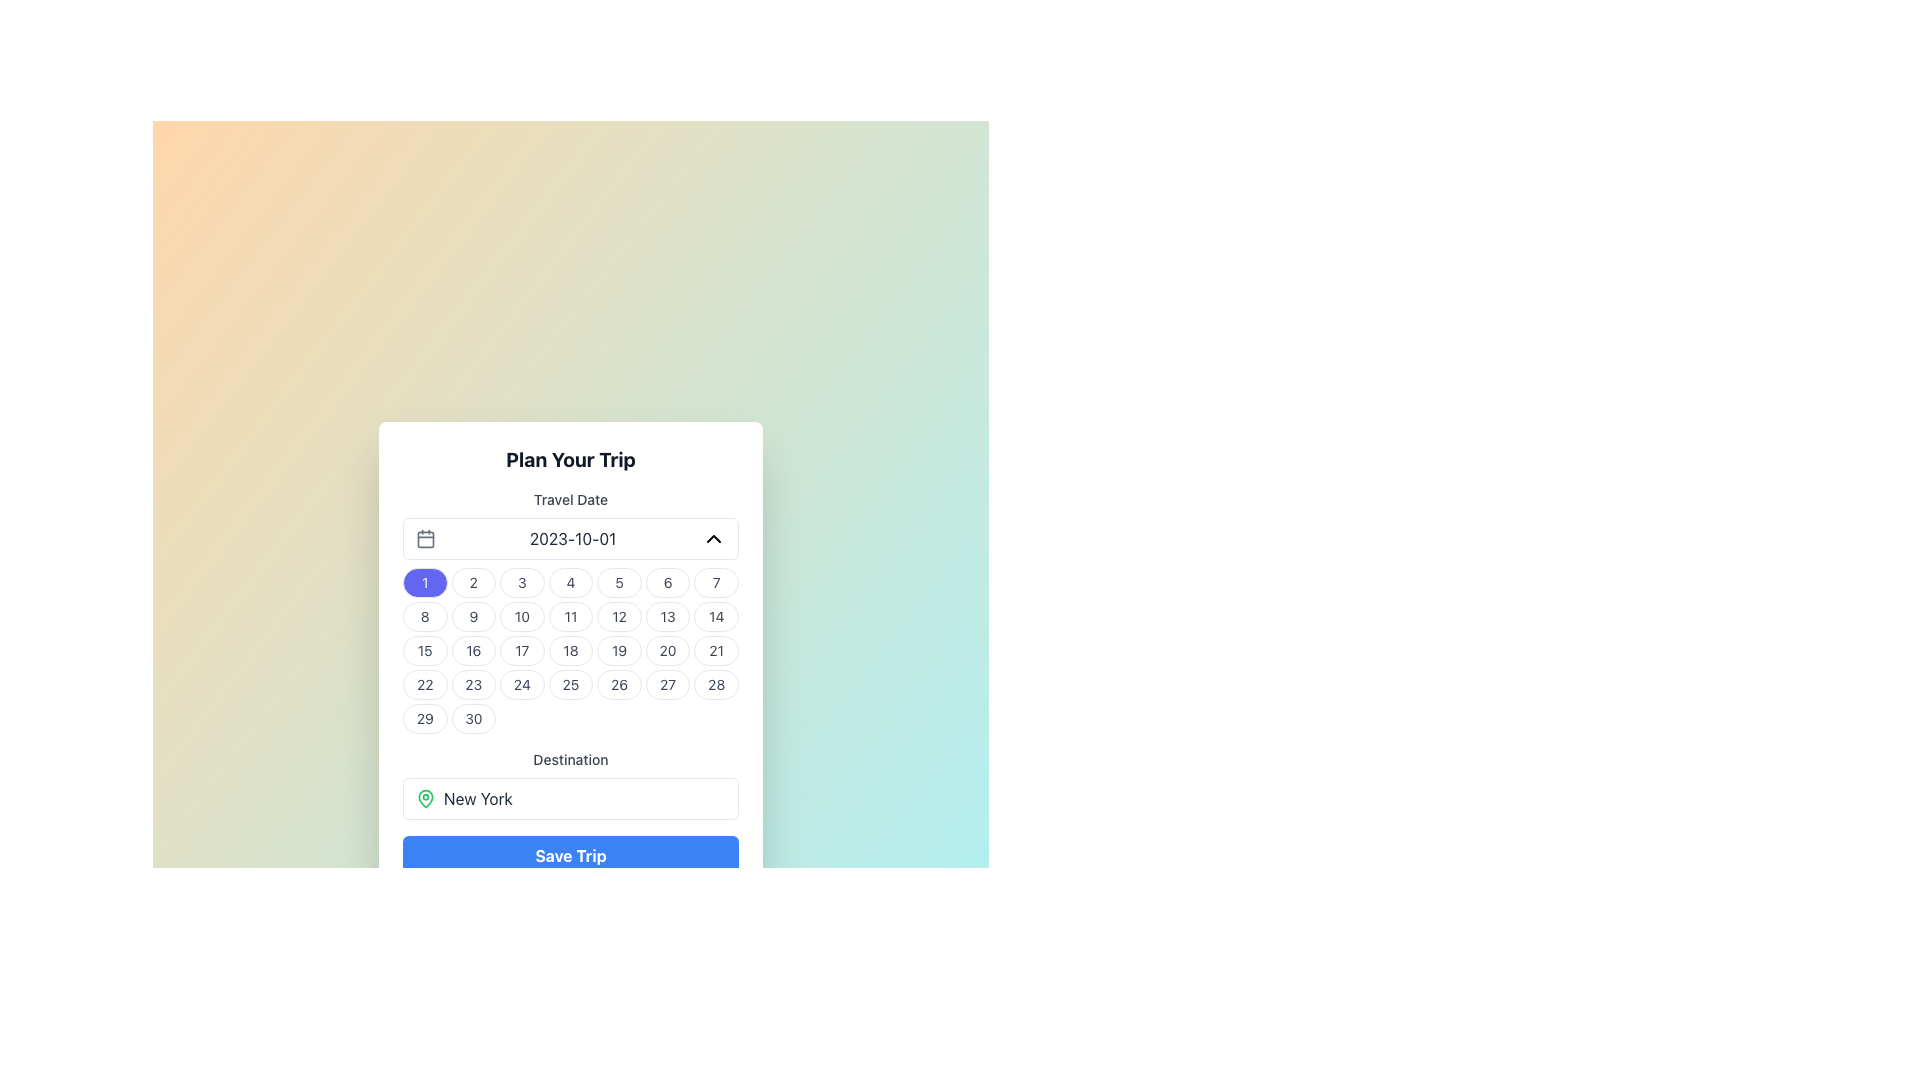 This screenshot has width=1920, height=1080. What do you see at coordinates (424, 616) in the screenshot?
I see `the button representing the date '8' in the calendar interface` at bounding box center [424, 616].